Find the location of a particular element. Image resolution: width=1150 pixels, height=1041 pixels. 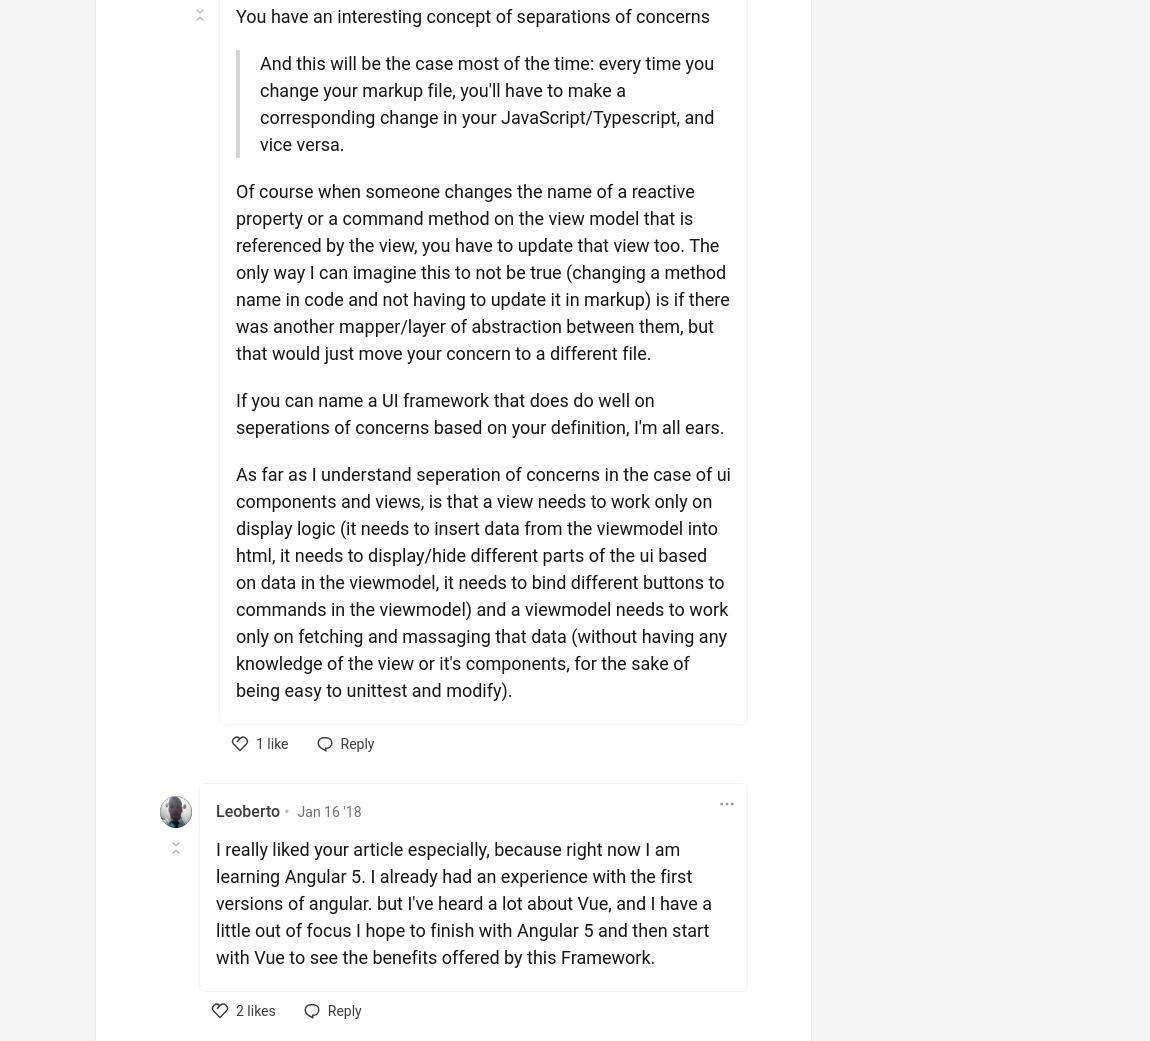

'And this will be the case most of the time: every time you change your markup file, you'll have to make a corresponding change in your JavaScript/Typescript, and vice versa.' is located at coordinates (259, 102).